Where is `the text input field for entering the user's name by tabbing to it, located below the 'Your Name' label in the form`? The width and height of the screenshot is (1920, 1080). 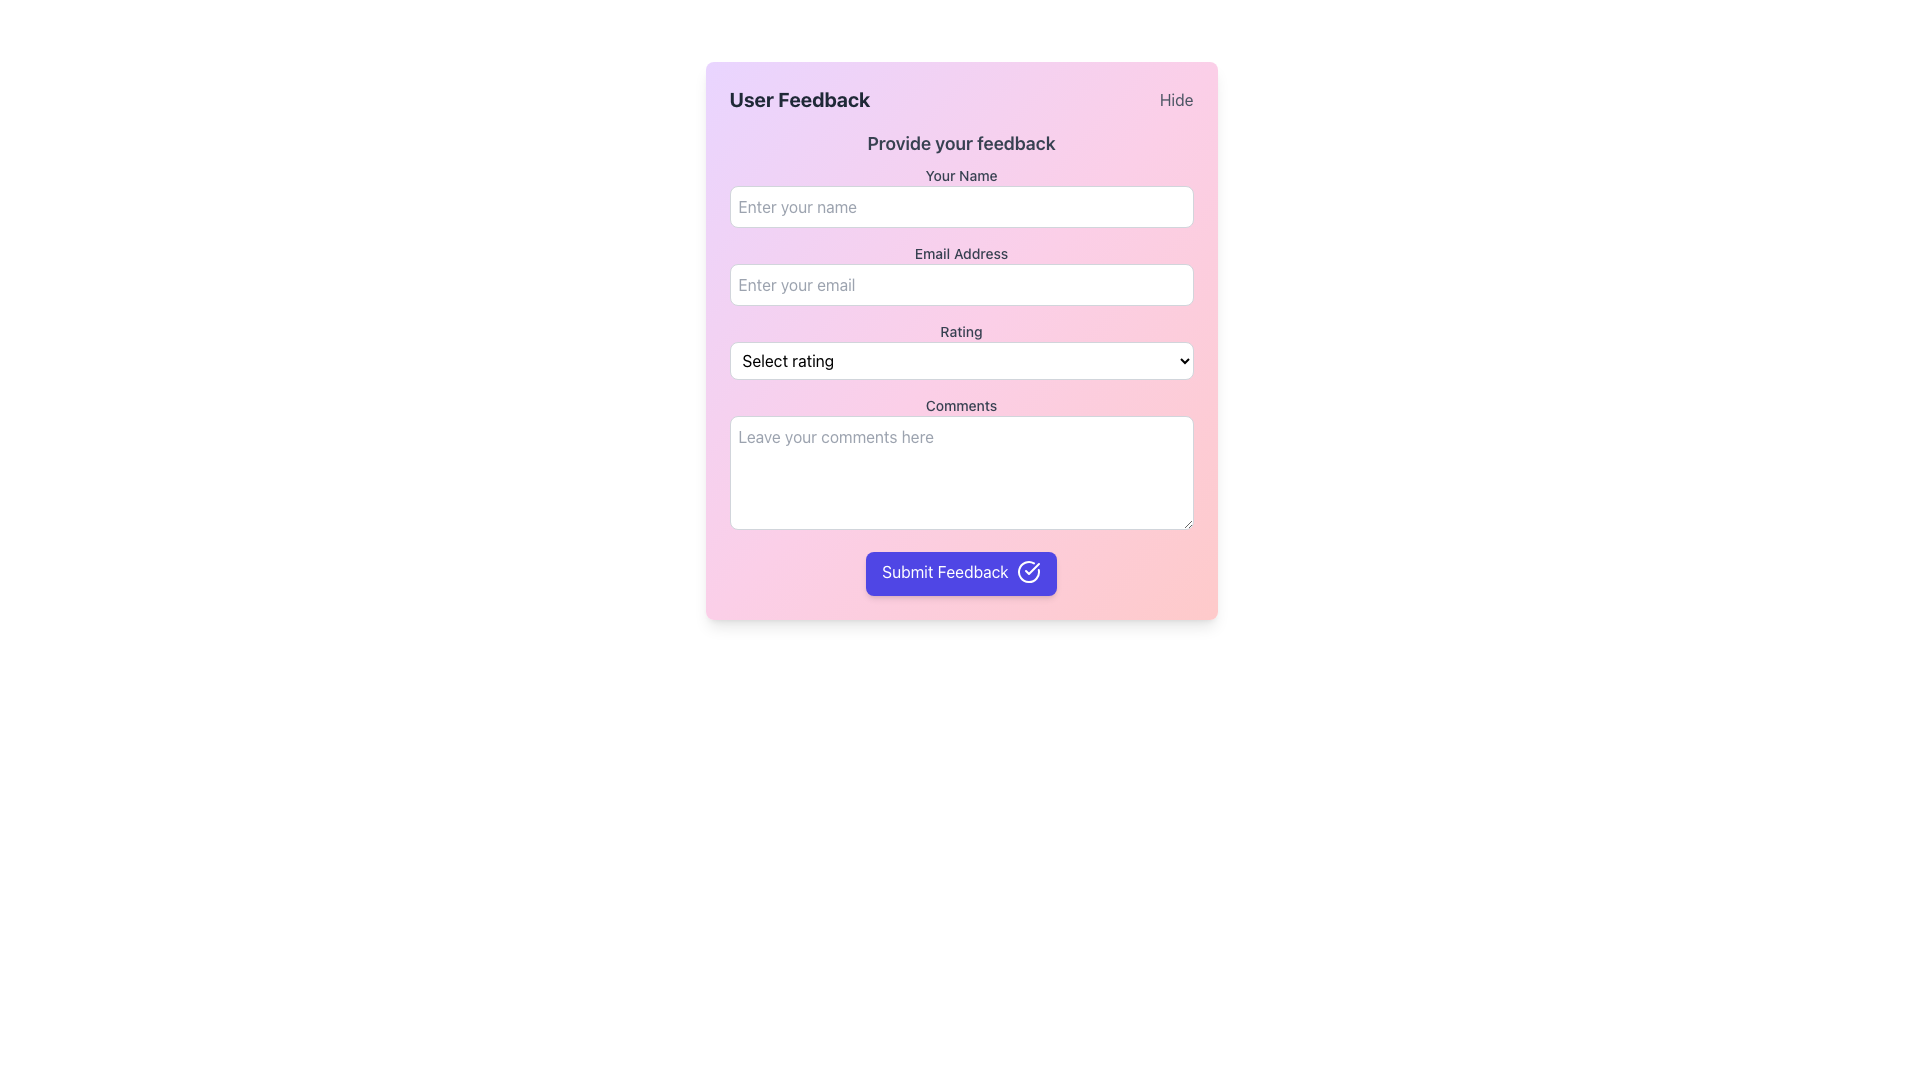
the text input field for entering the user's name by tabbing to it, located below the 'Your Name' label in the form is located at coordinates (961, 207).